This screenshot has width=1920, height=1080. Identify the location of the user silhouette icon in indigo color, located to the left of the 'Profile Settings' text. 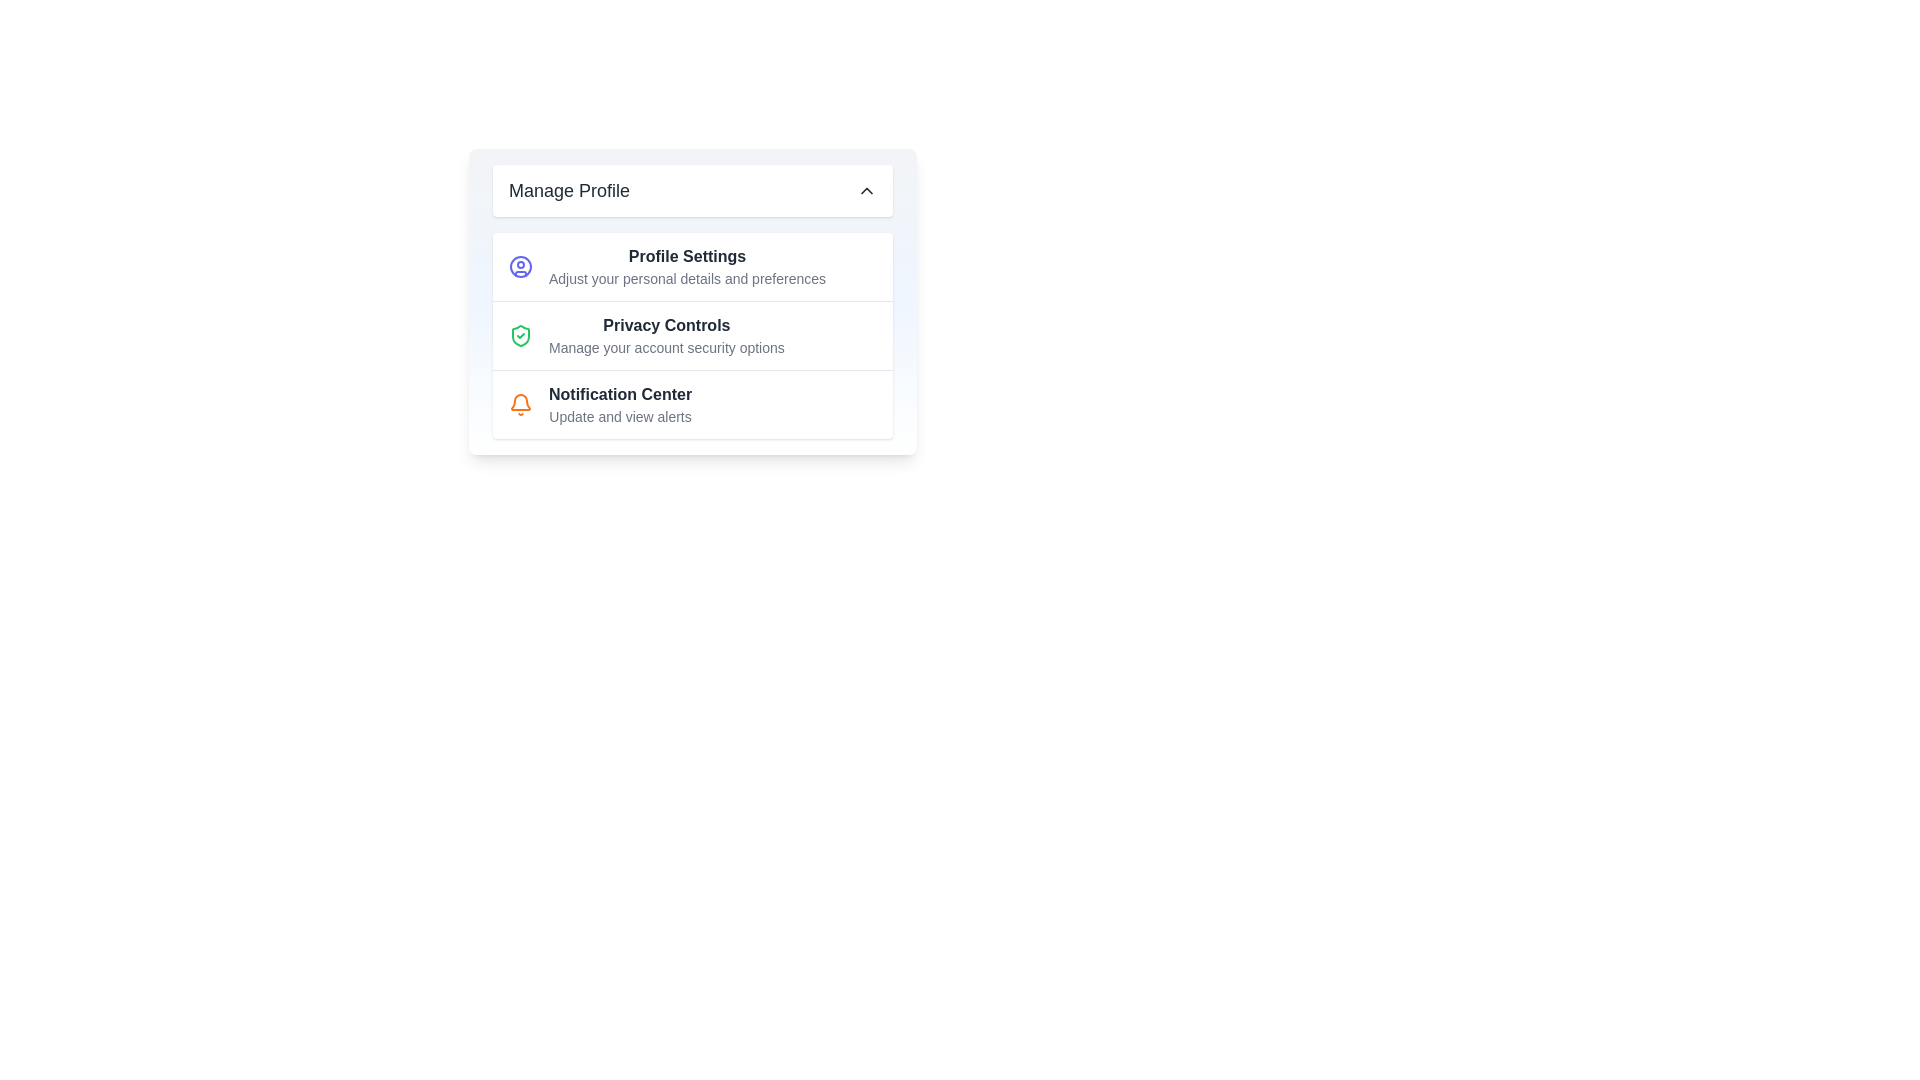
(521, 265).